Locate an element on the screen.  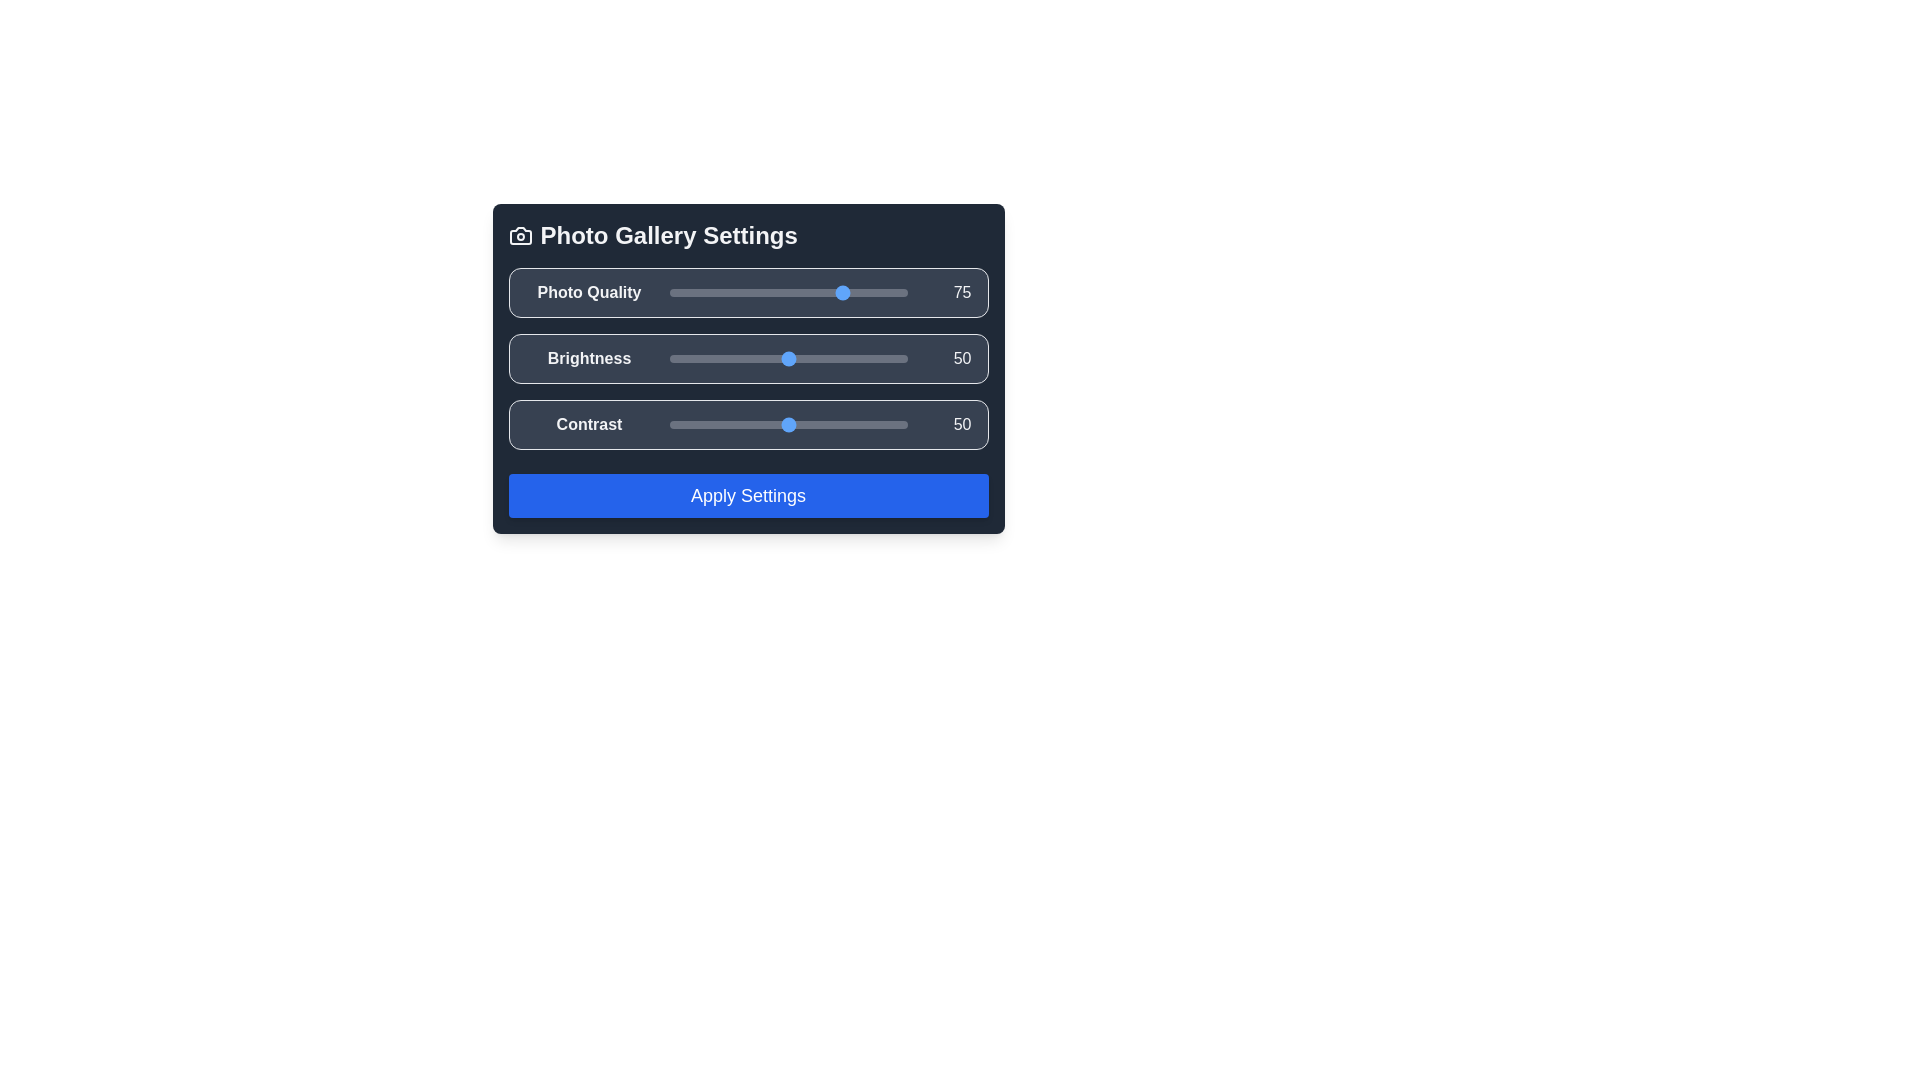
the photography icon located at the top-left corner of the 'Photo Gallery Settings' header text block is located at coordinates (520, 234).